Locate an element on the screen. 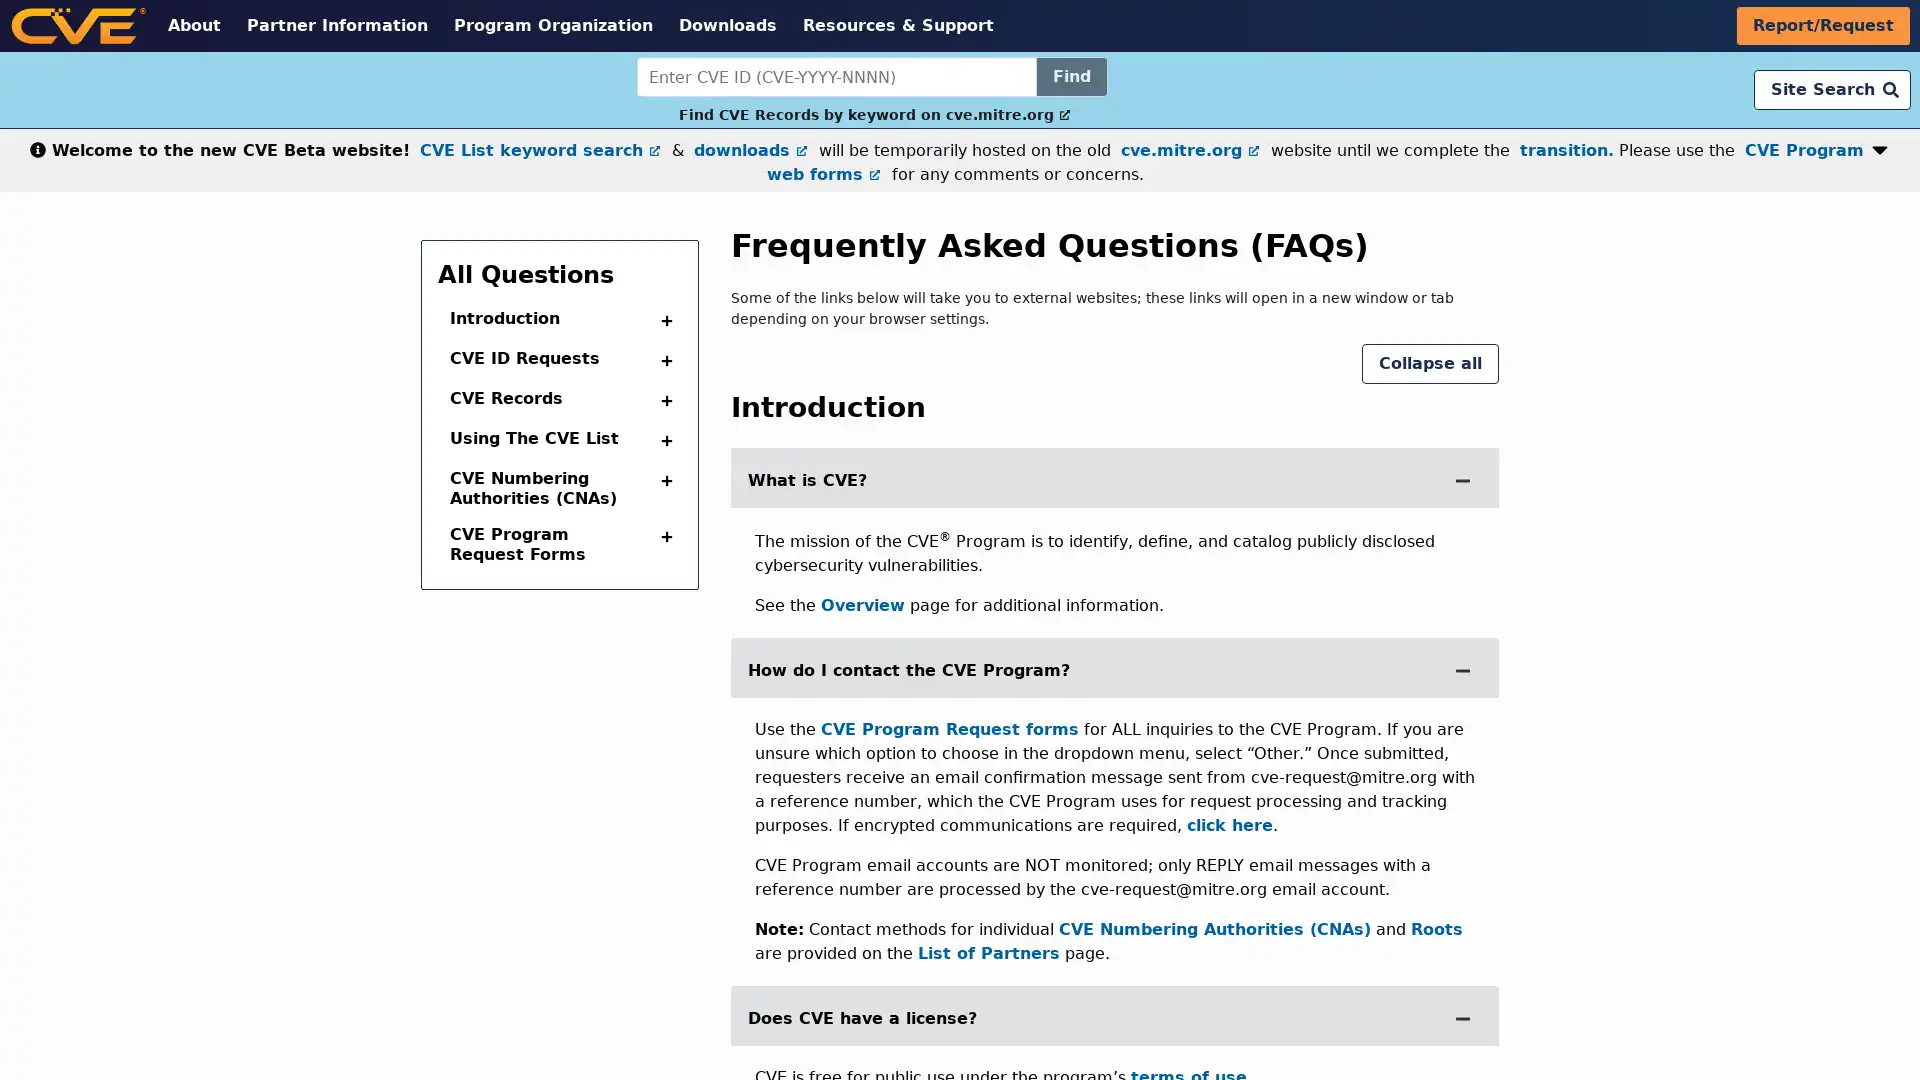 This screenshot has height=1080, width=1920. expand is located at coordinates (662, 401).